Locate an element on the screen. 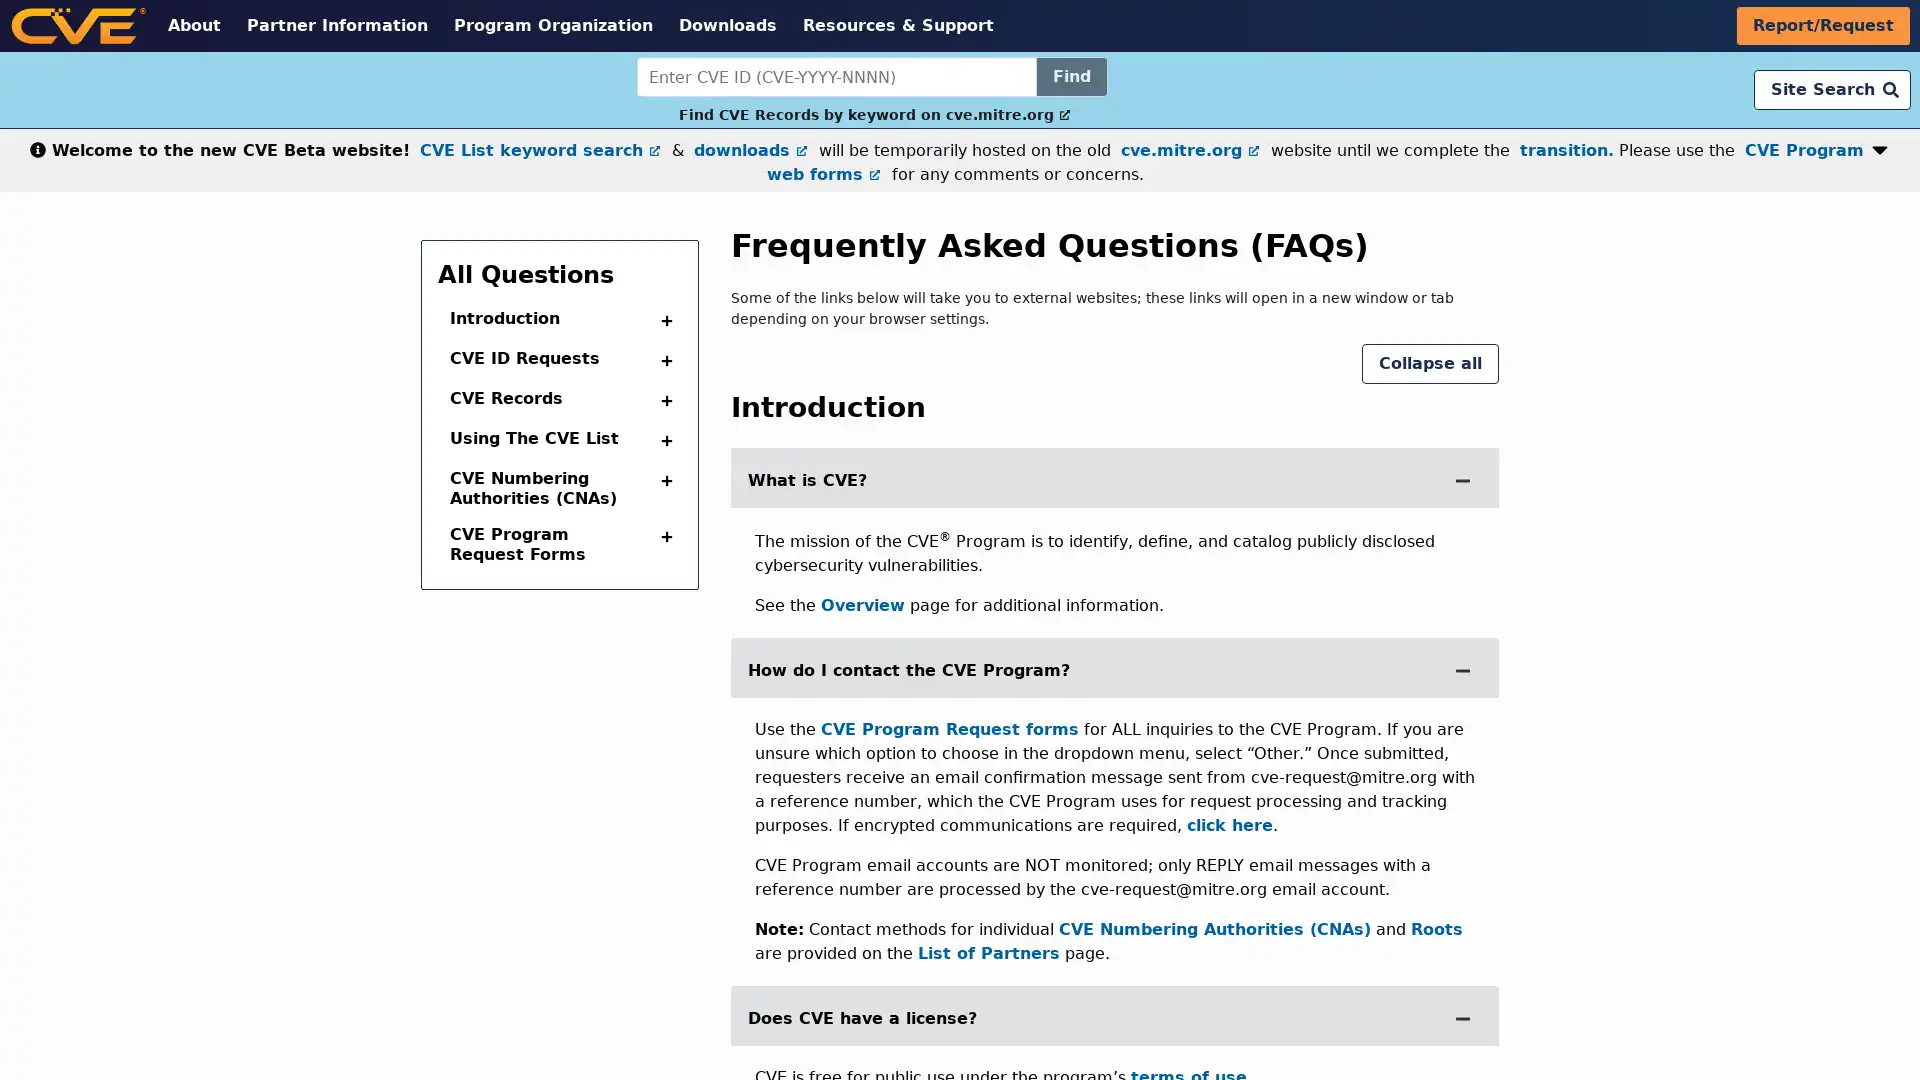 This screenshot has height=1080, width=1920. expand is located at coordinates (662, 401).